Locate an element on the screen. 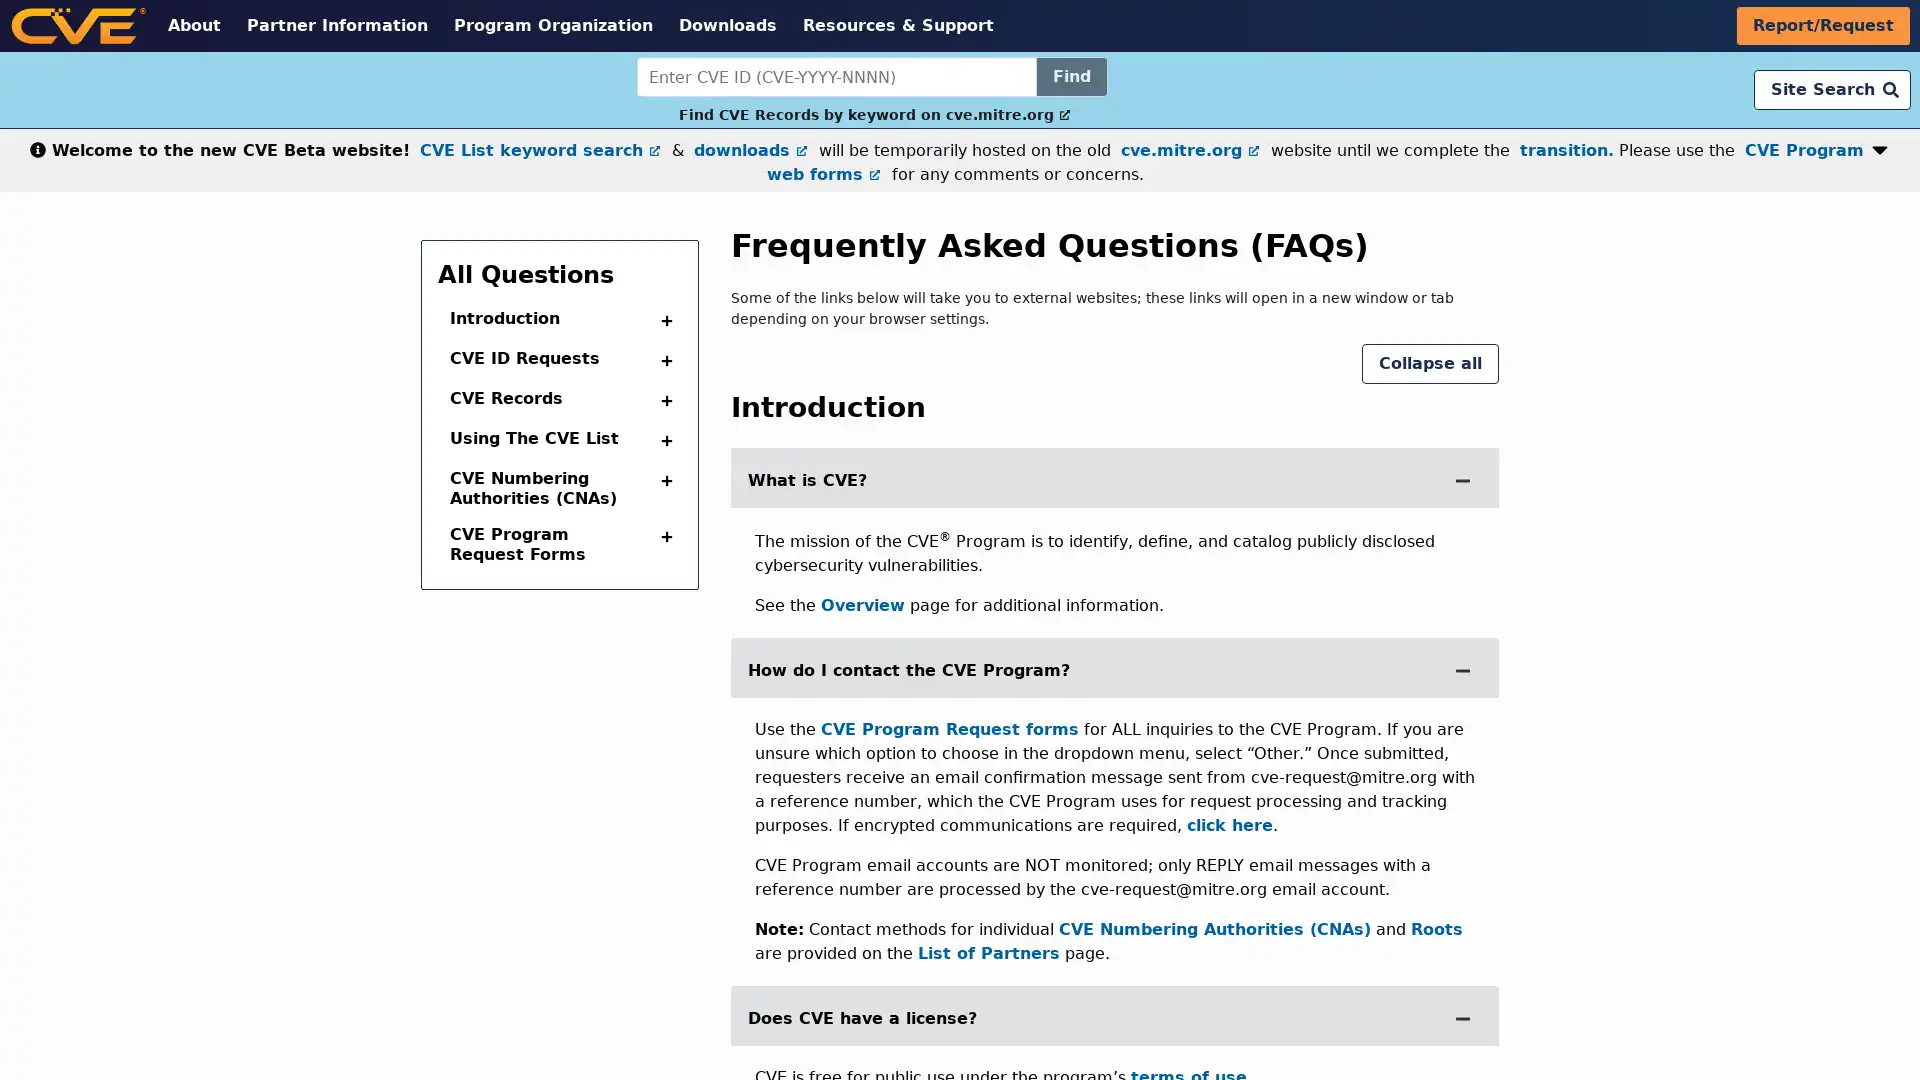 This screenshot has height=1080, width=1920. expand is located at coordinates (662, 401).